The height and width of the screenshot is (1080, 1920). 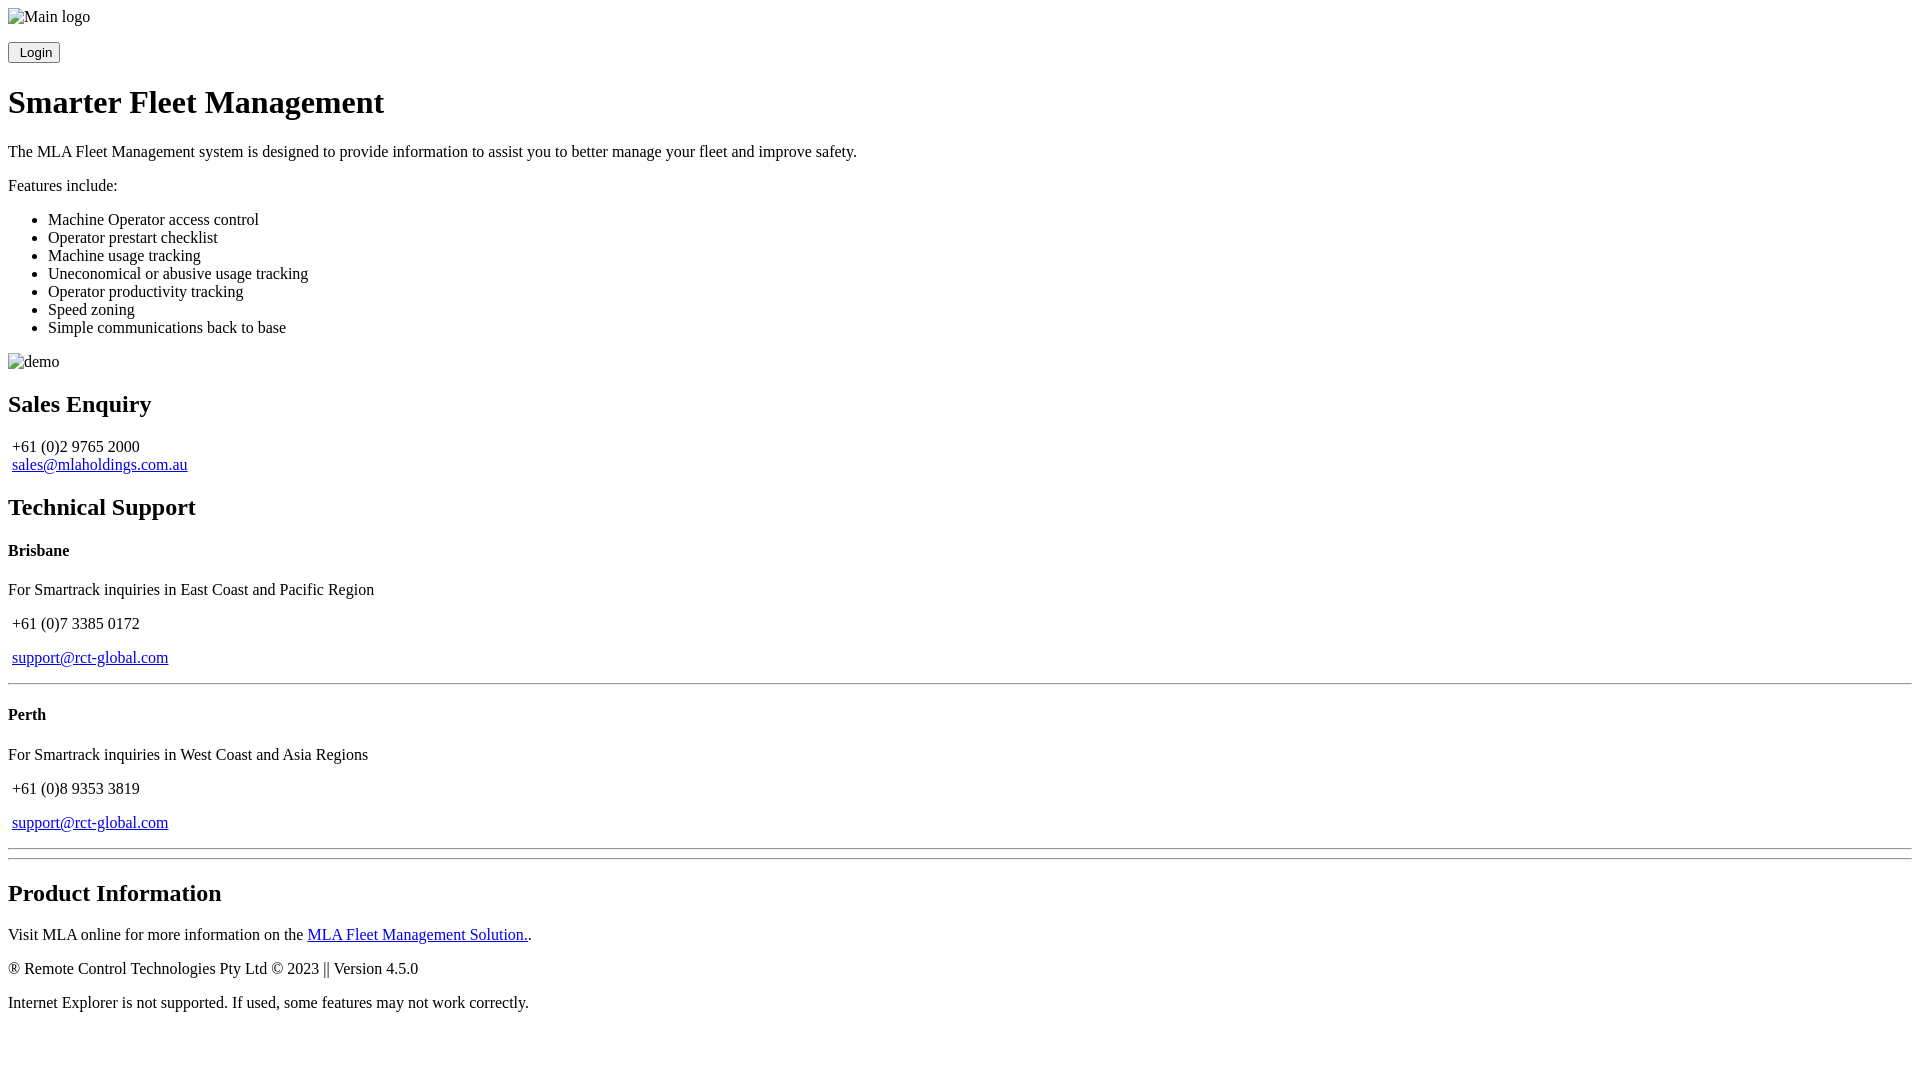 I want to click on 'support@rct-global.com', so click(x=89, y=657).